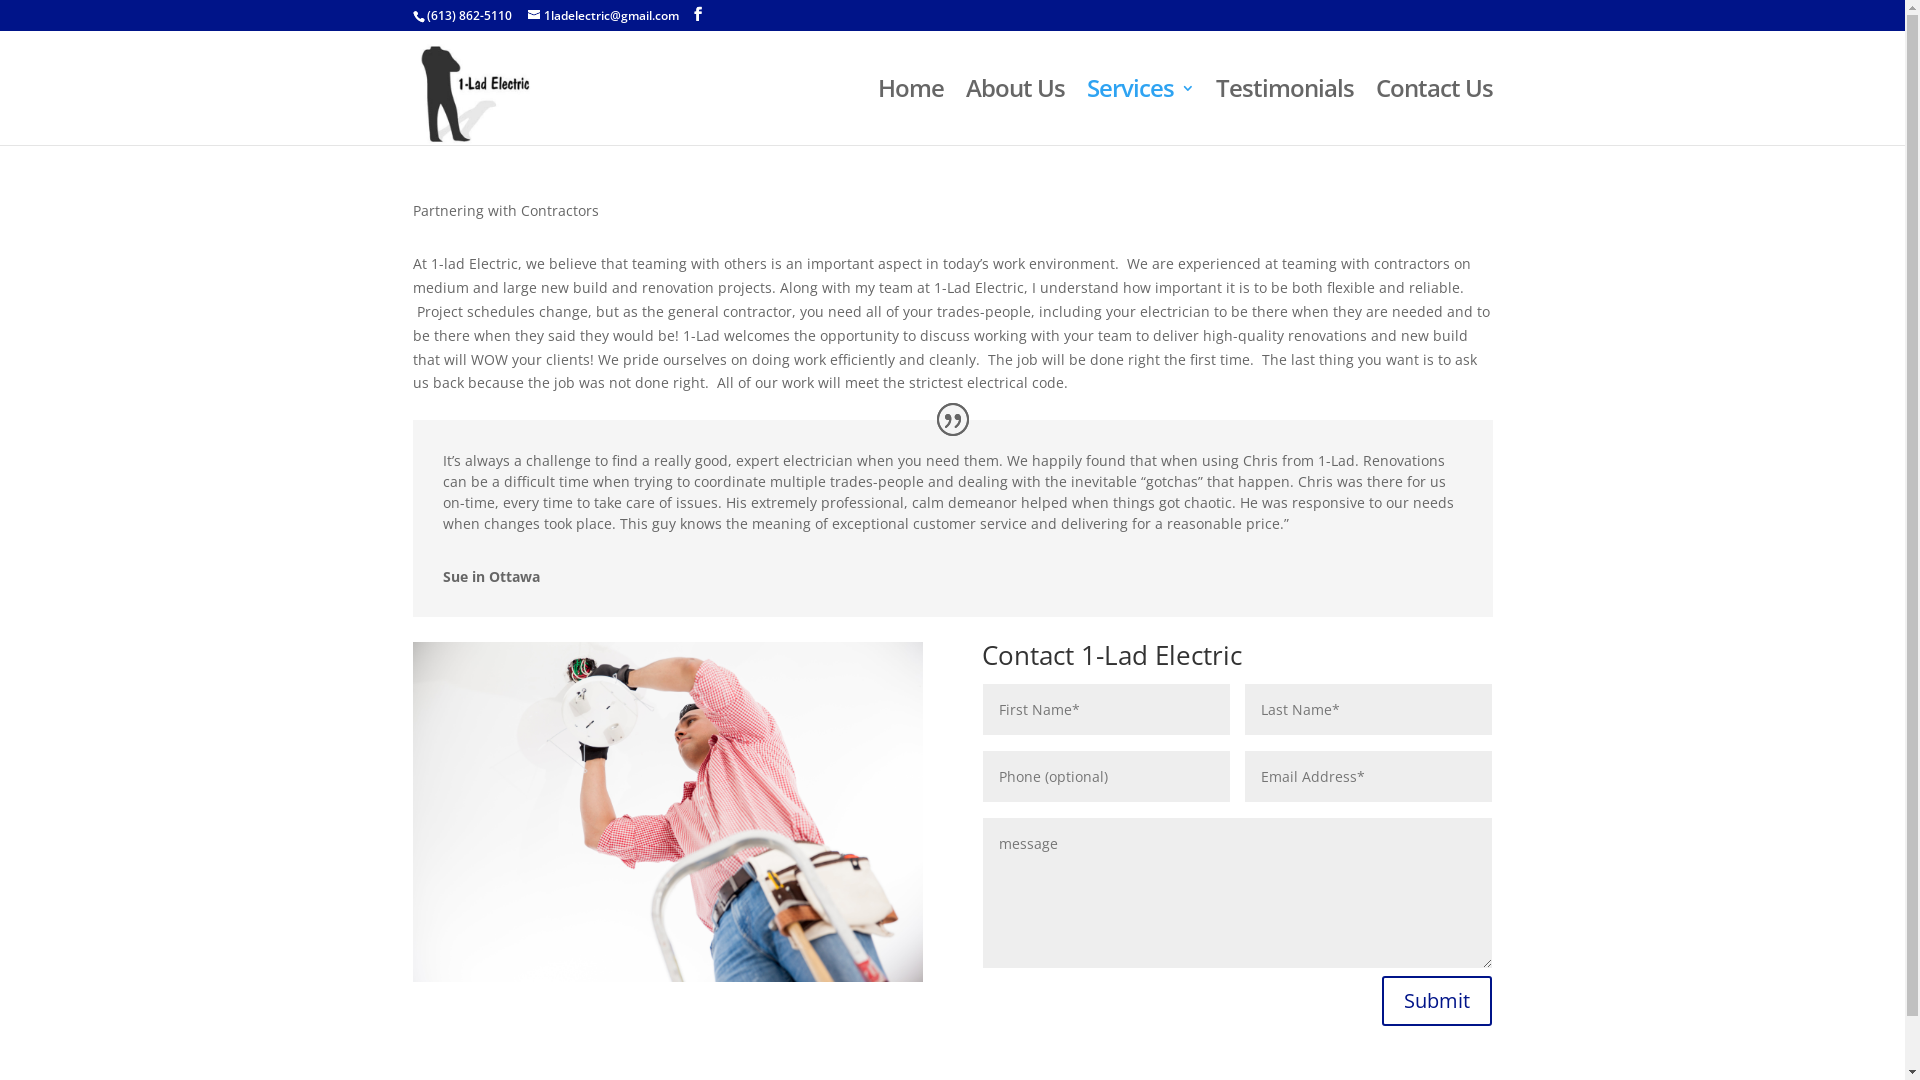  What do you see at coordinates (1381, 1001) in the screenshot?
I see `'Submit'` at bounding box center [1381, 1001].